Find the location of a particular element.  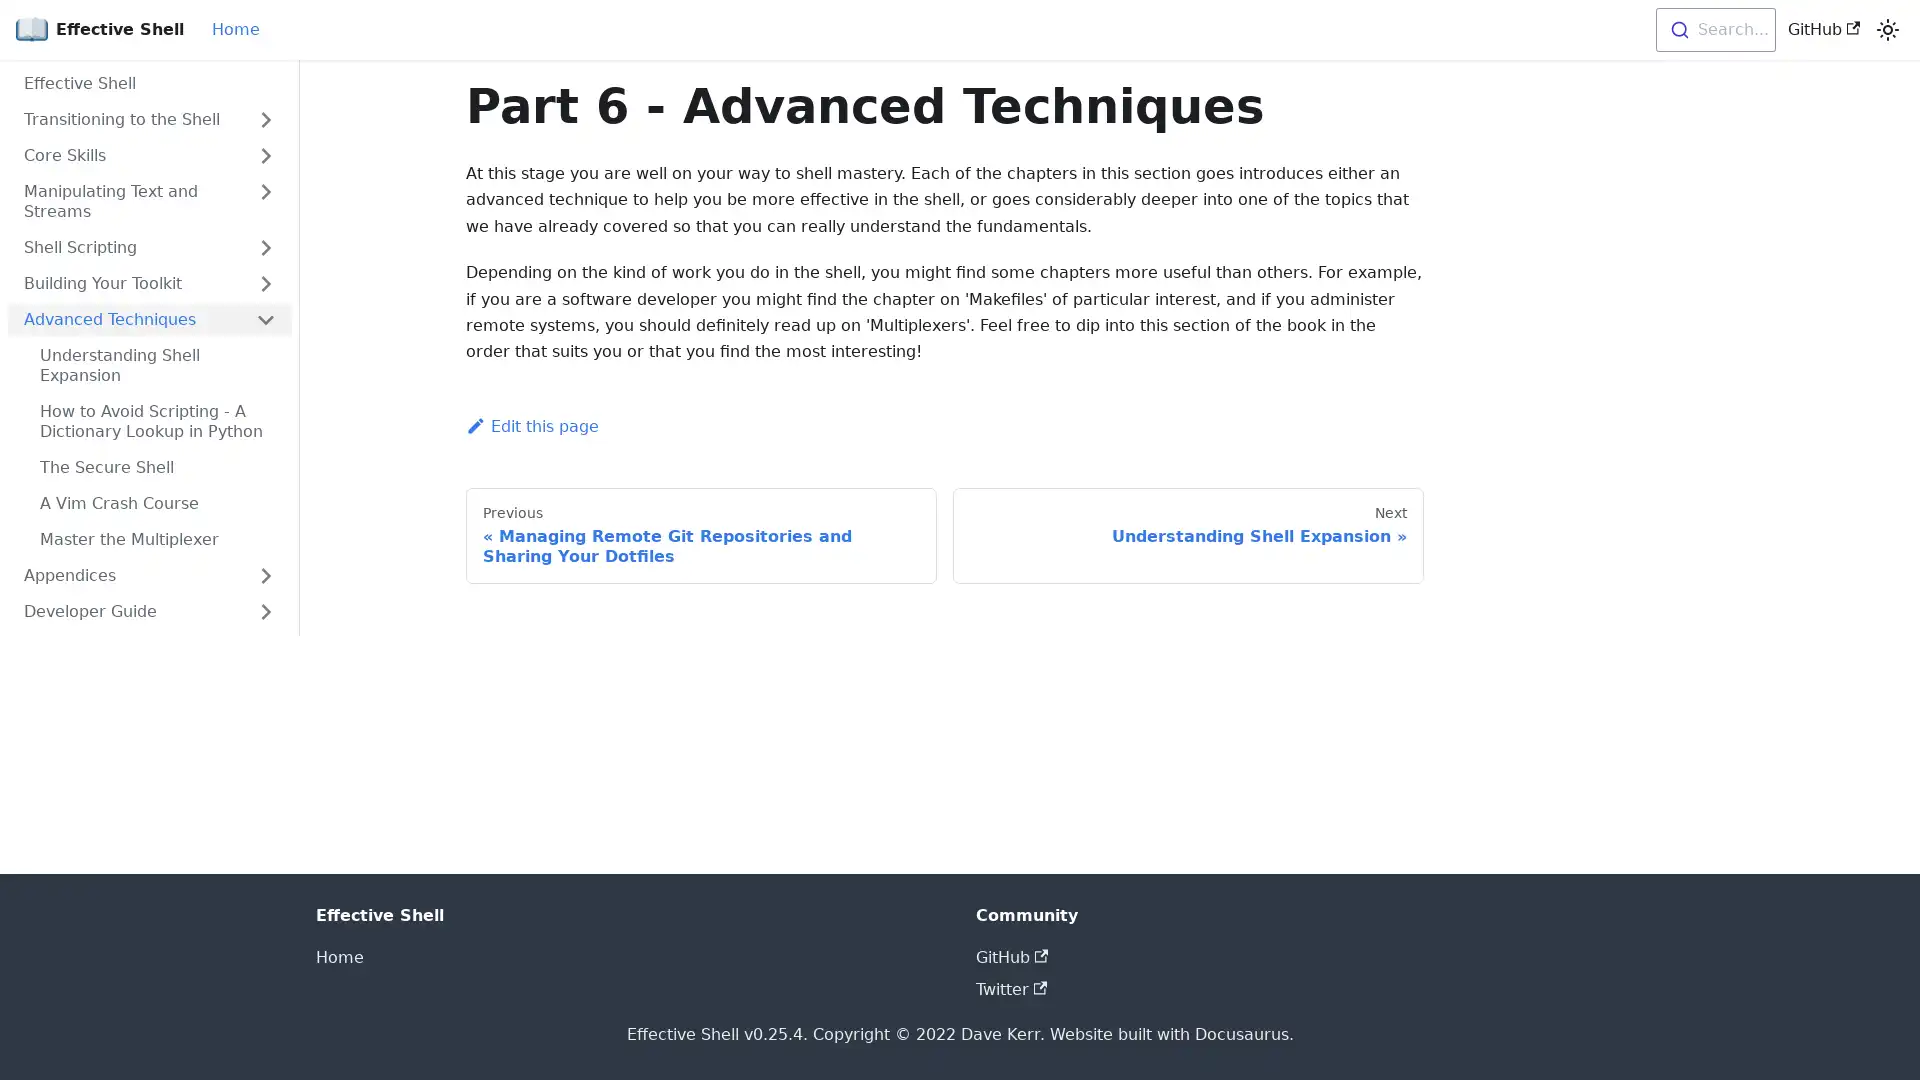

Switch between dark and light mode (currently light mode) is located at coordinates (1886, 30).